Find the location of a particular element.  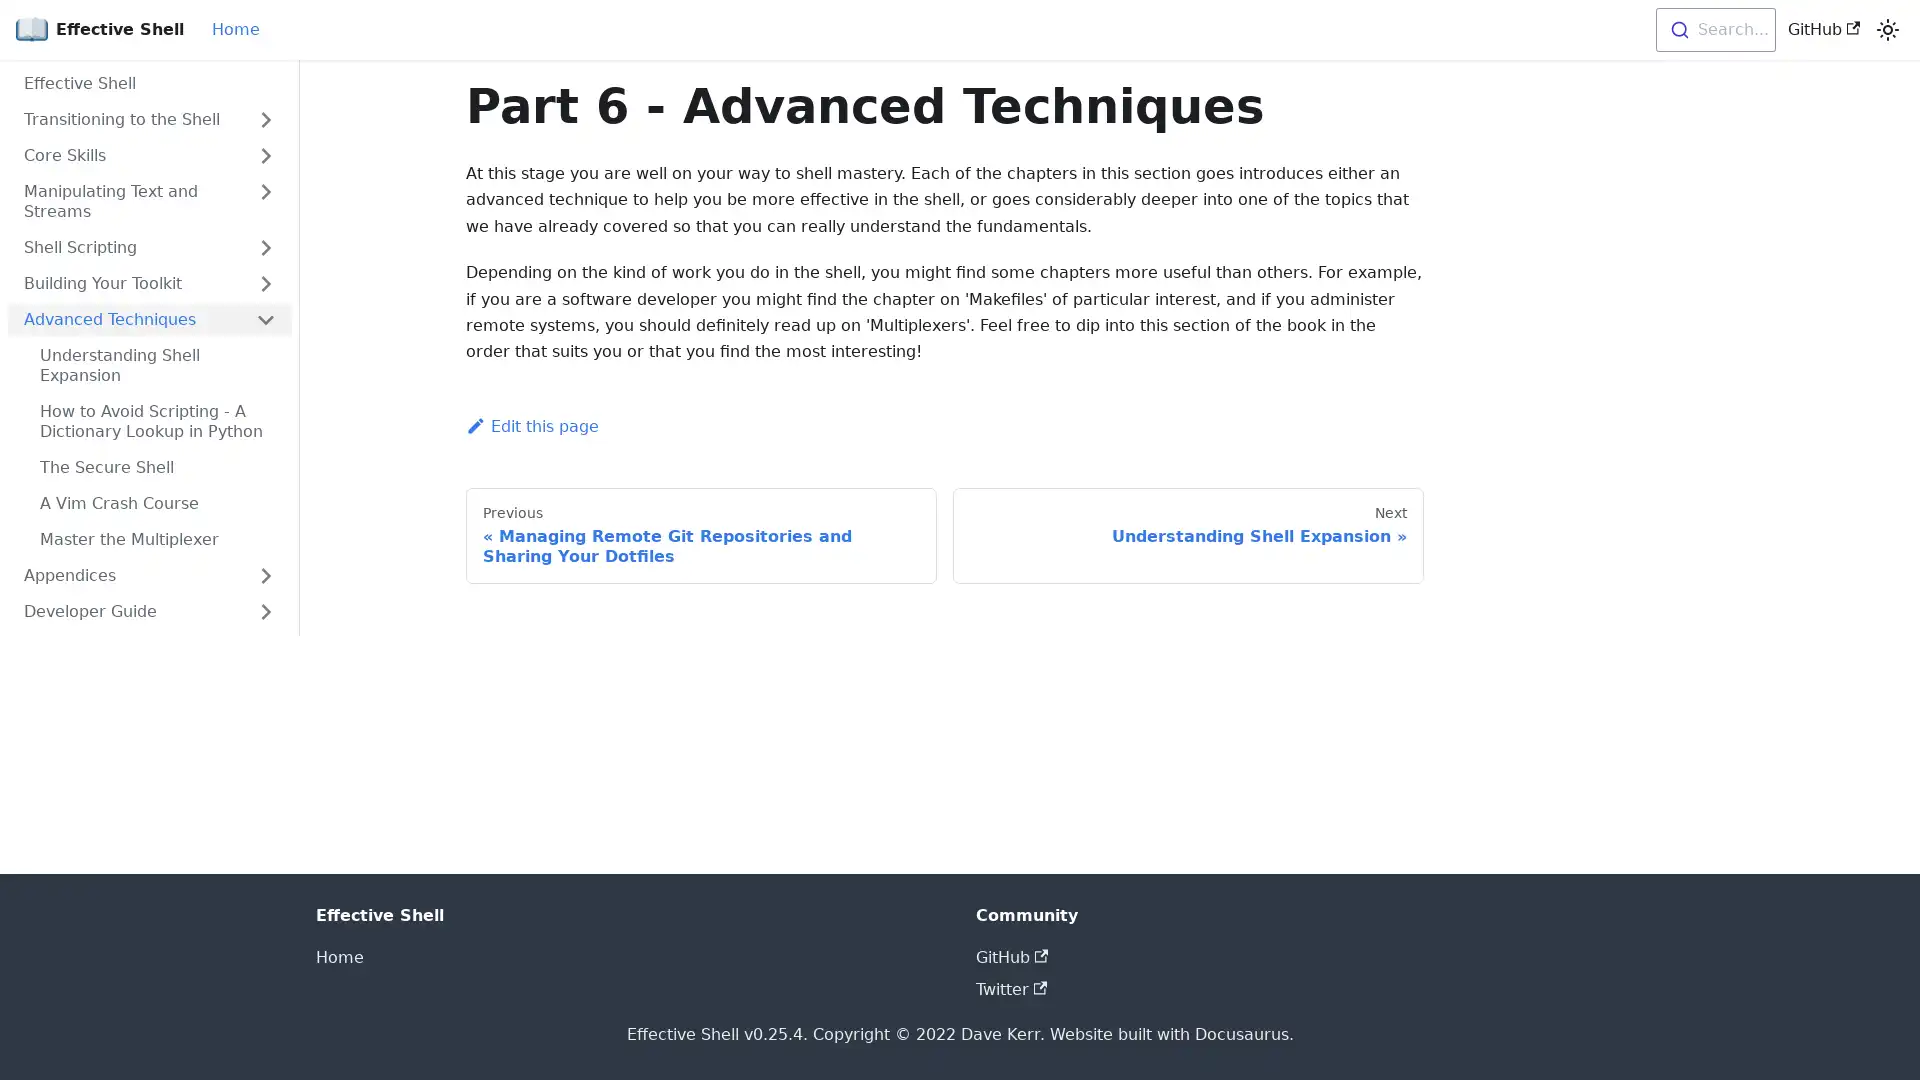

Switch between dark and light mode (currently light mode) is located at coordinates (1886, 30).